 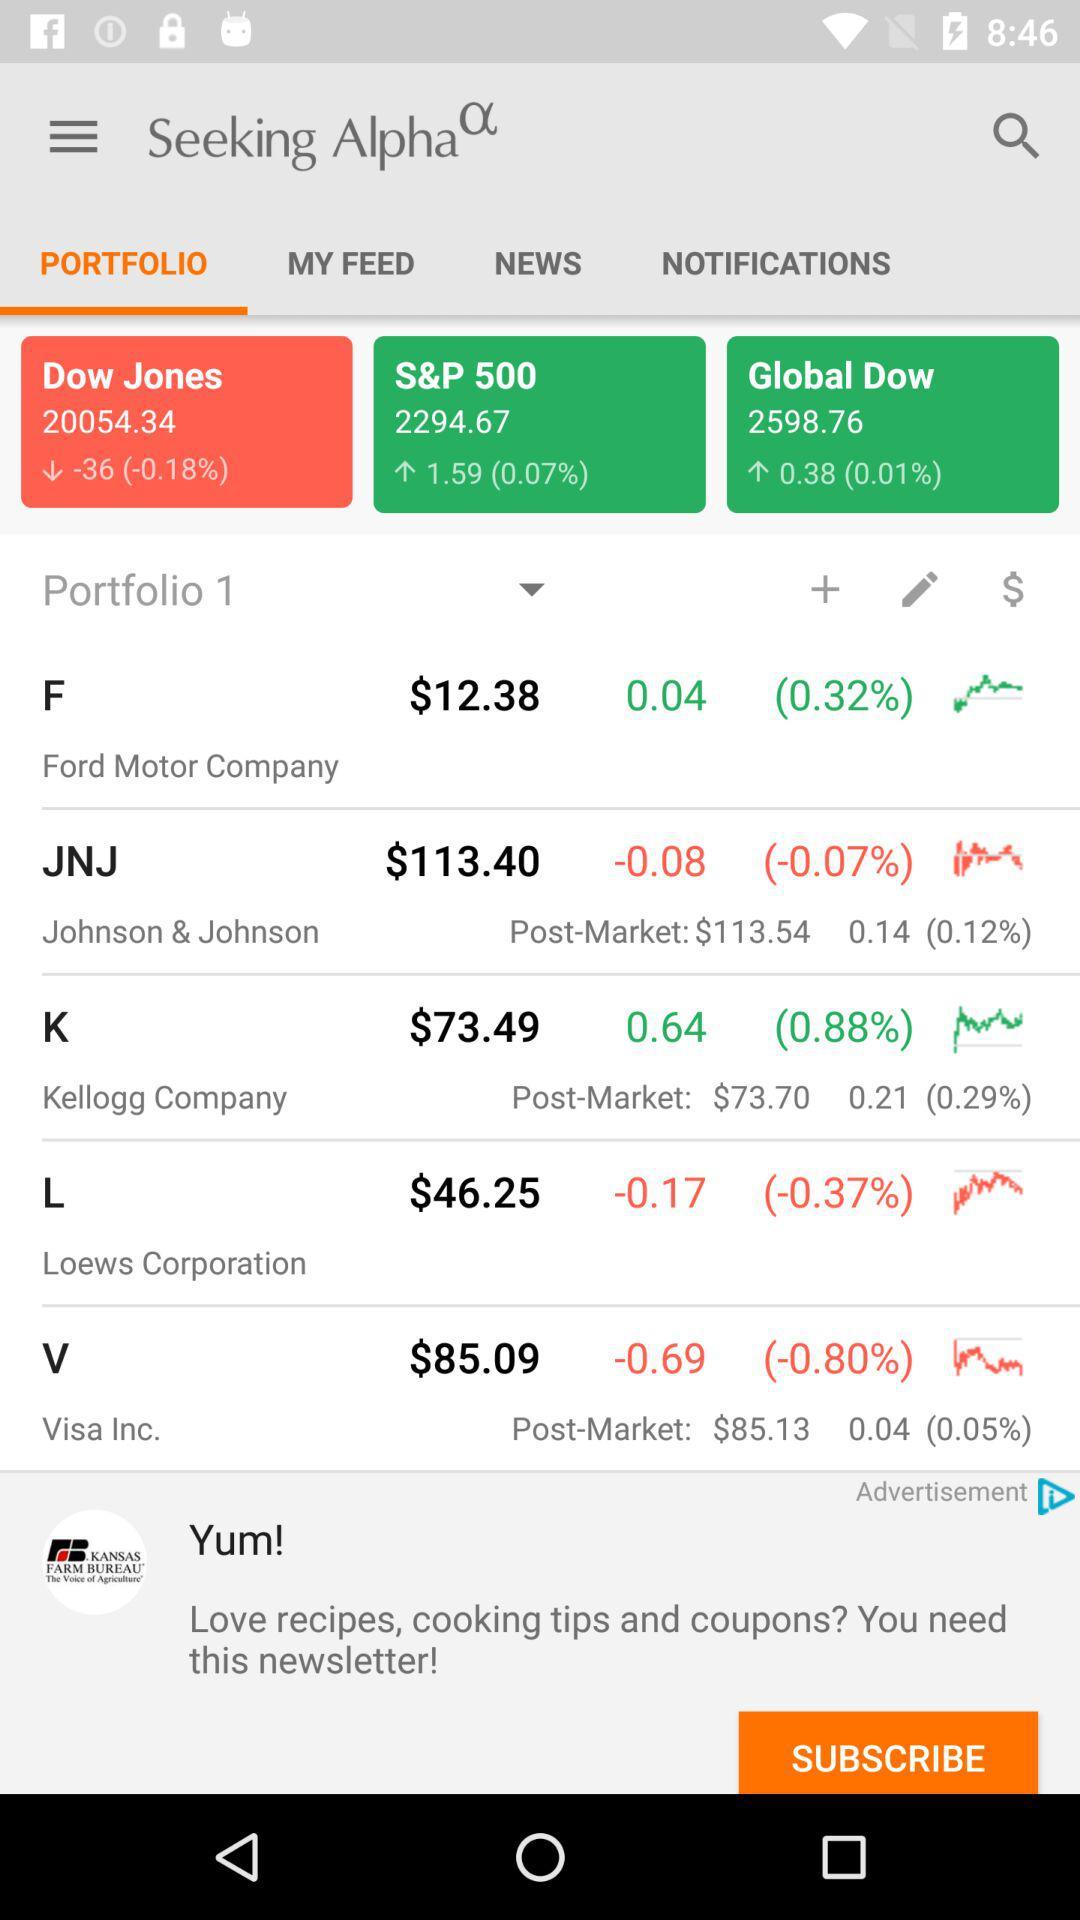 I want to click on the subscribe item, so click(x=887, y=1751).